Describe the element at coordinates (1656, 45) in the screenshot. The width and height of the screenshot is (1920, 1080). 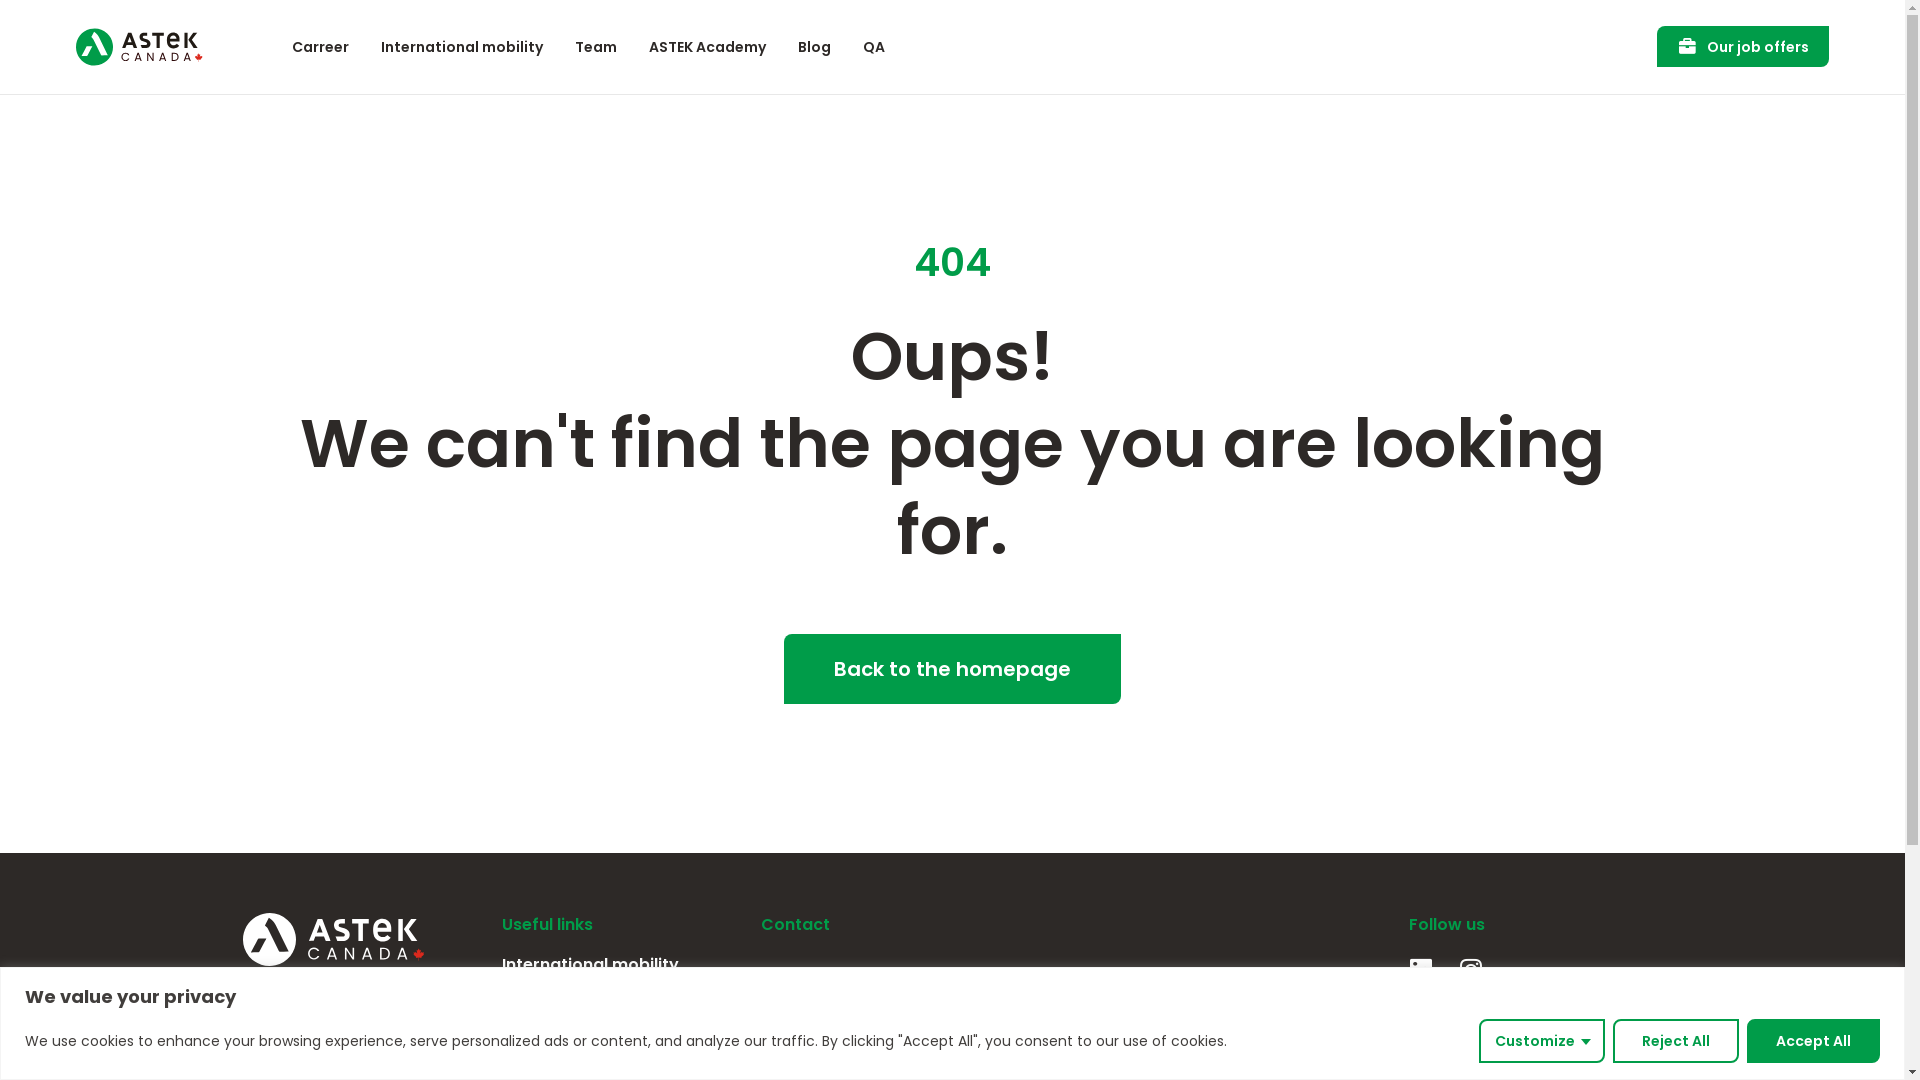
I see `'Our job offers'` at that location.